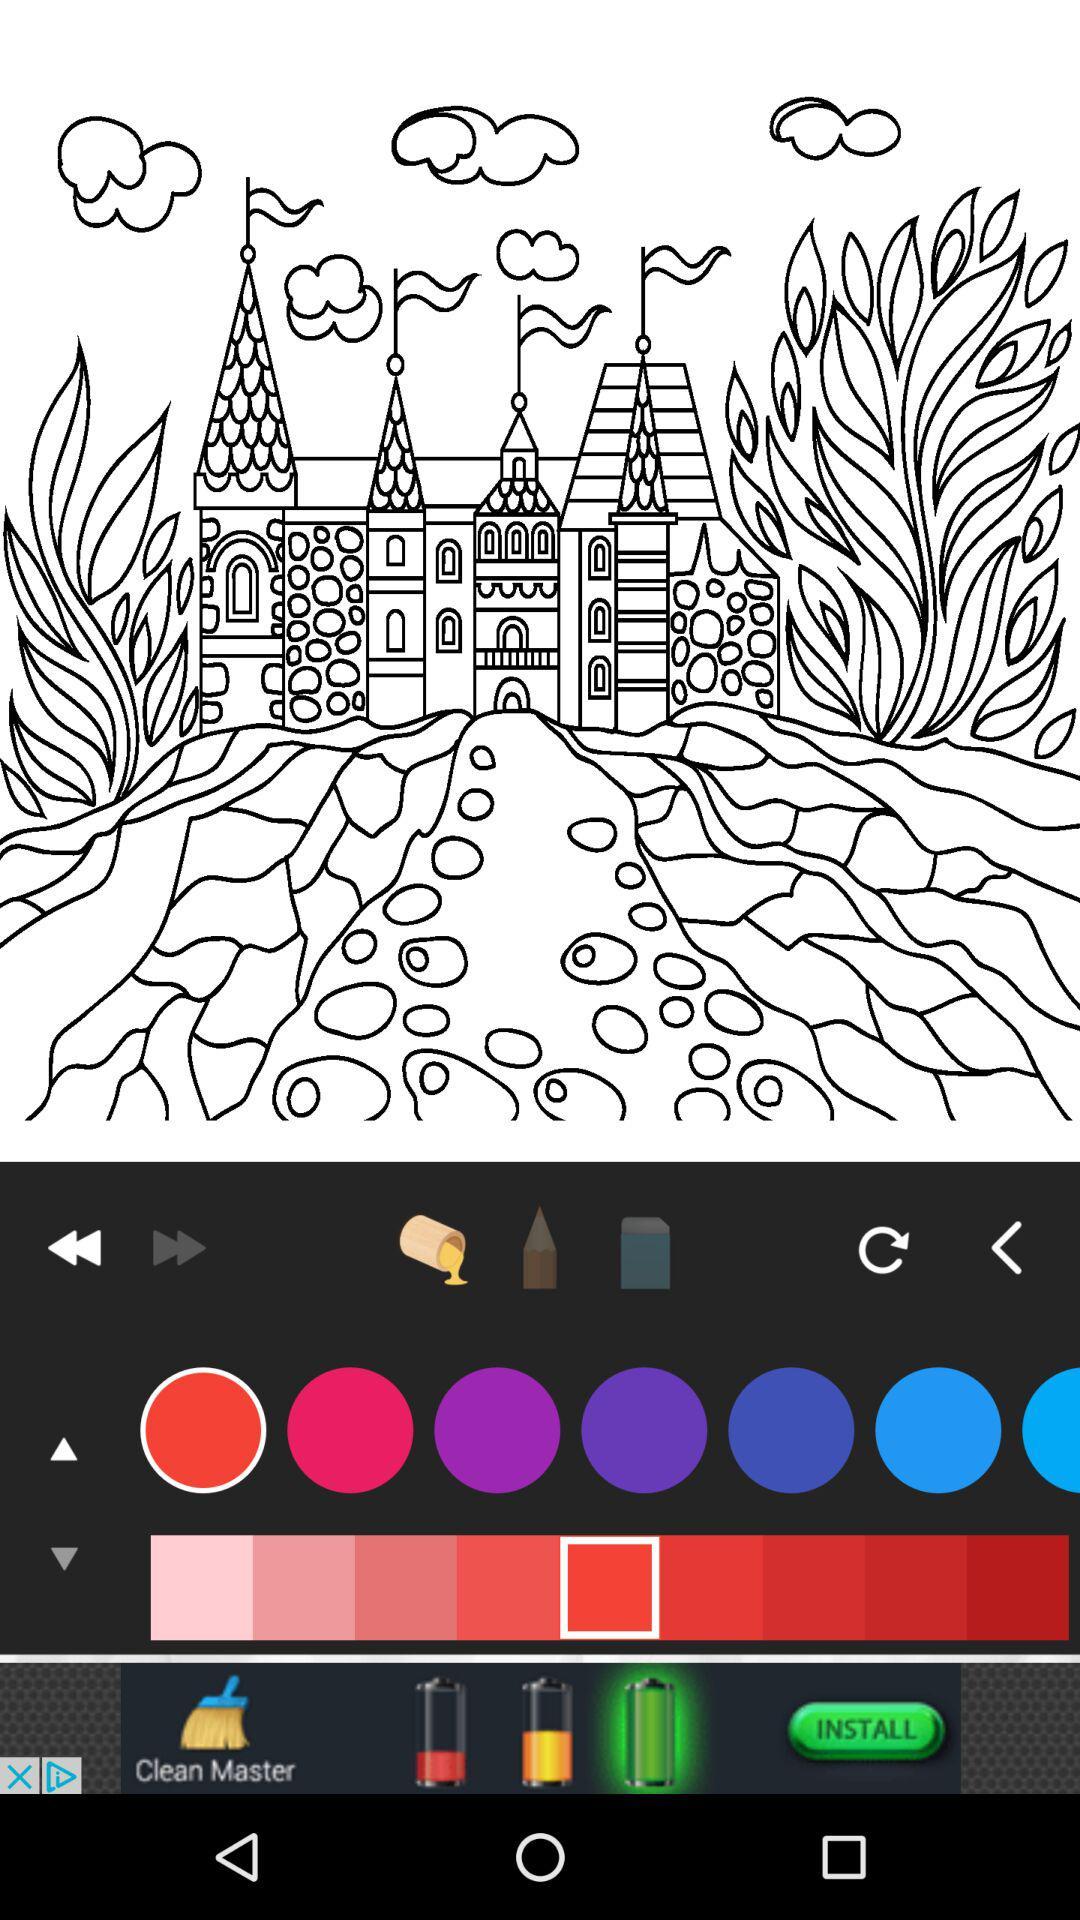  What do you see at coordinates (63, 1550) in the screenshot?
I see `the arrow_upward icon` at bounding box center [63, 1550].